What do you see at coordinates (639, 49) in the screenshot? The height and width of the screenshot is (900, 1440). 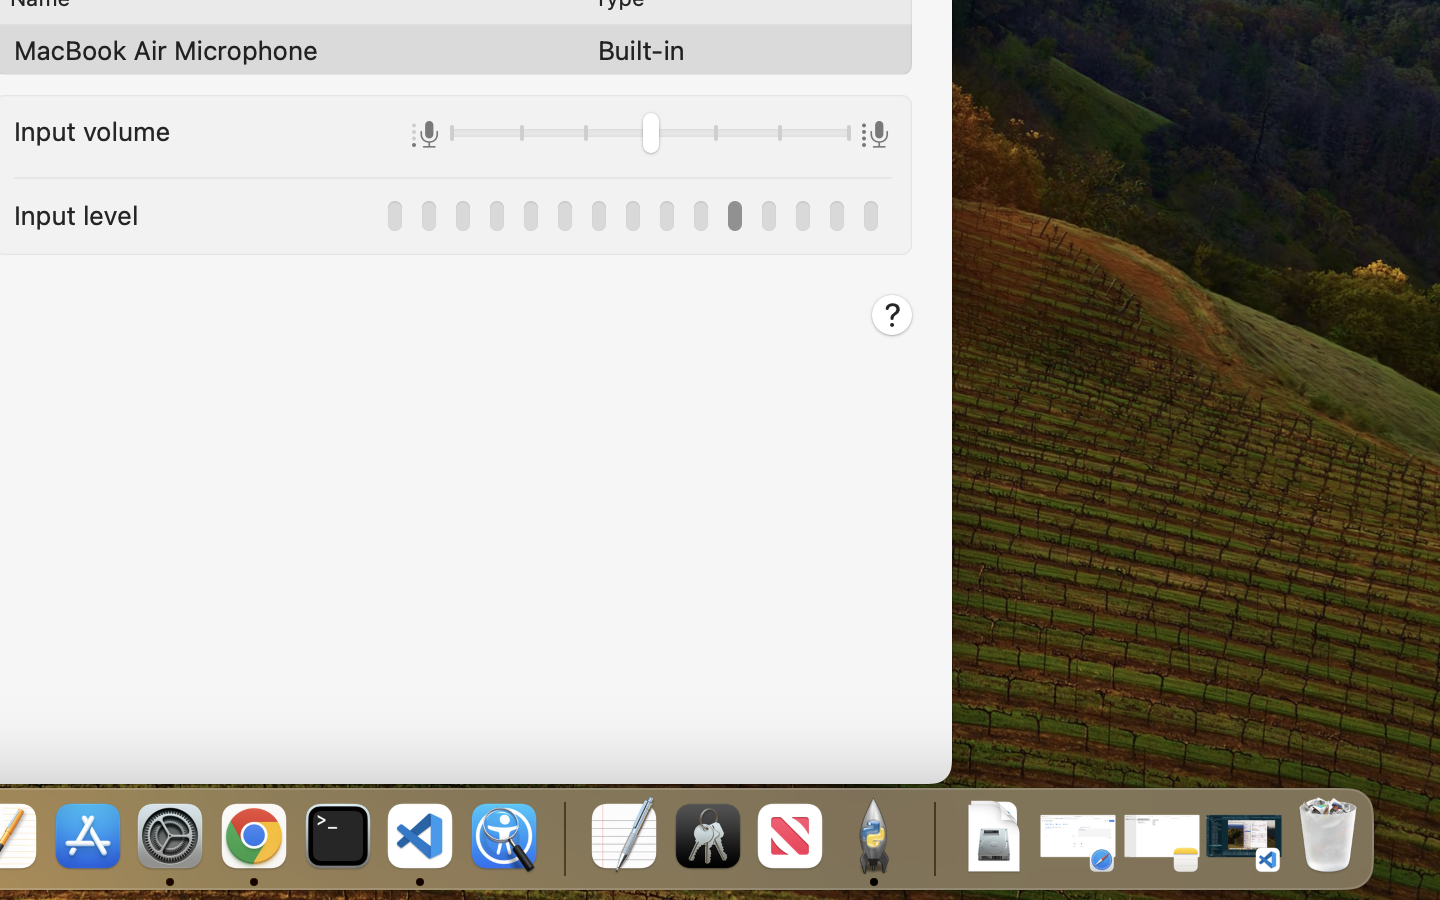 I see `'Built-in'` at bounding box center [639, 49].